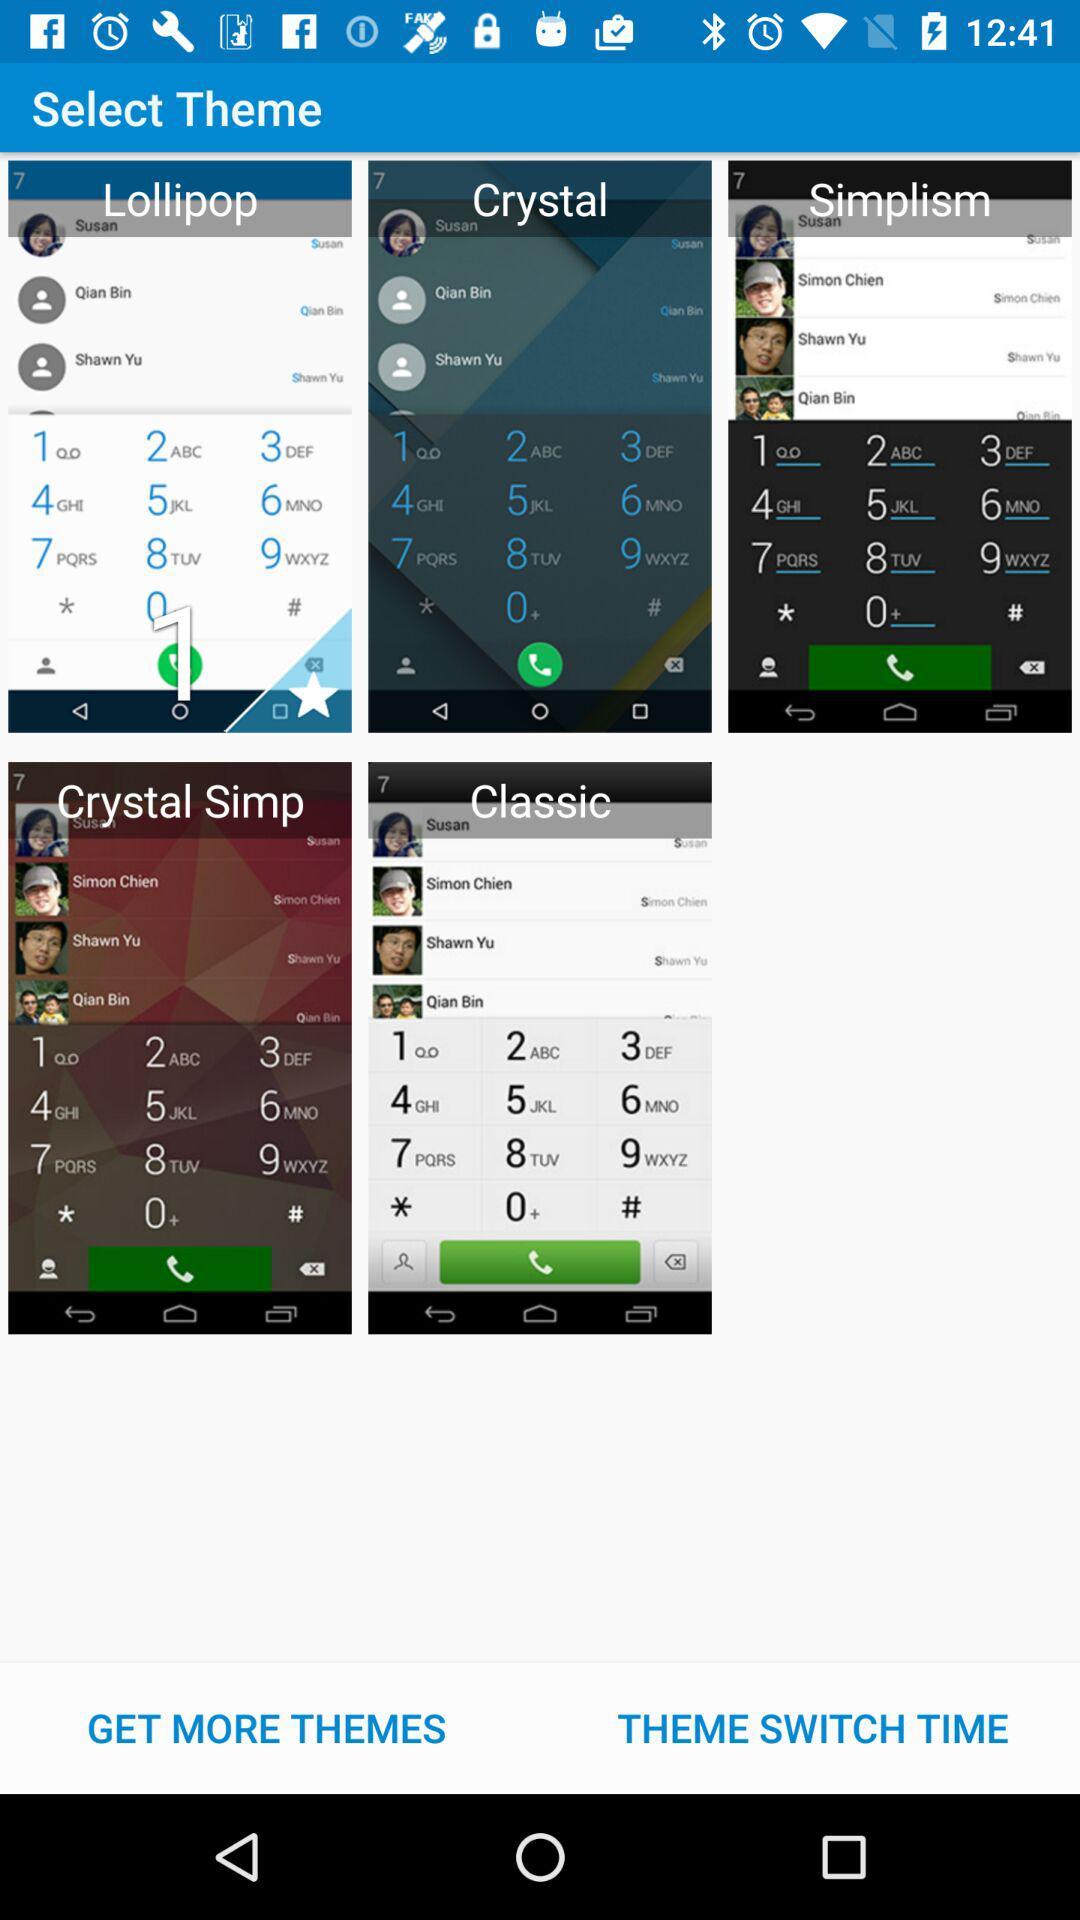  I want to click on the button next to the get more themes icon, so click(813, 1727).